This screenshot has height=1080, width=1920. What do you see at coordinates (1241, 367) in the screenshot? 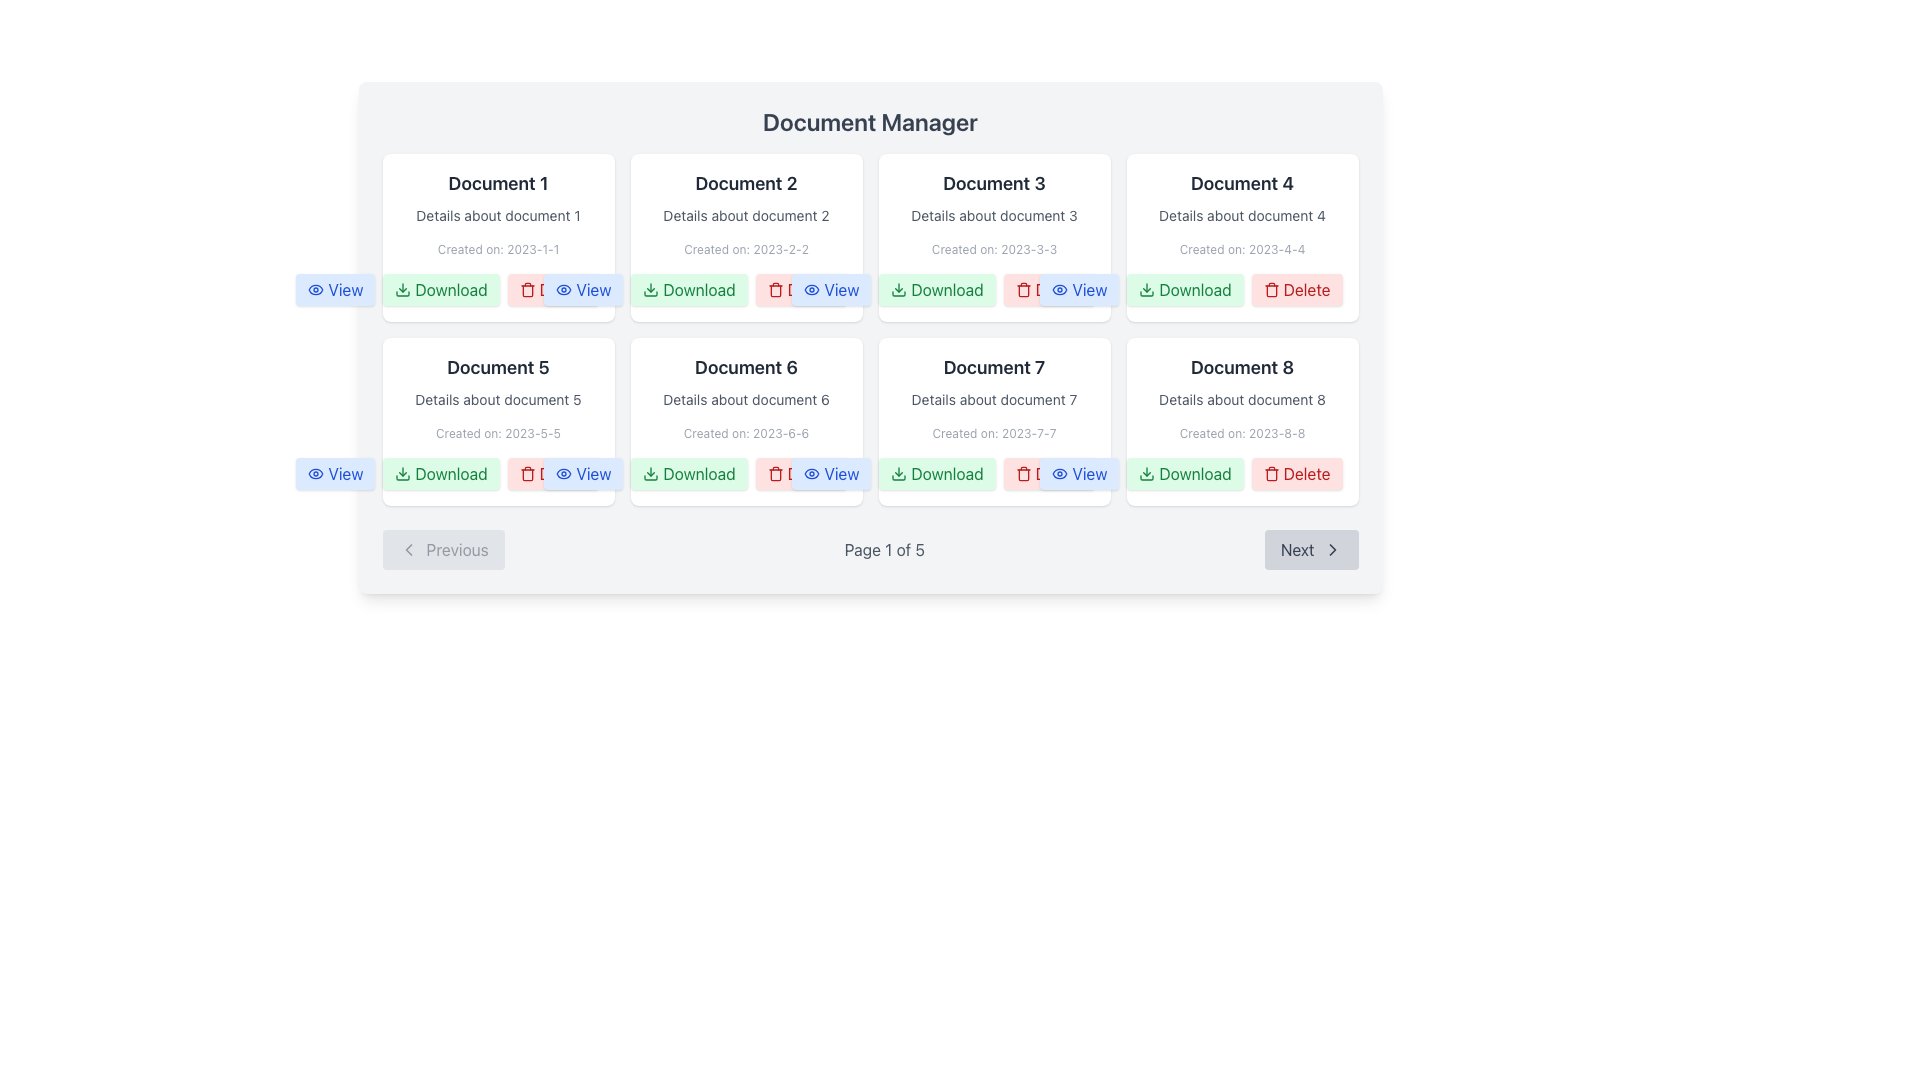
I see `the bold text label that reads 'Document 8', which is located in the last card of the second row in the 'Document Manager' grid layout` at bounding box center [1241, 367].